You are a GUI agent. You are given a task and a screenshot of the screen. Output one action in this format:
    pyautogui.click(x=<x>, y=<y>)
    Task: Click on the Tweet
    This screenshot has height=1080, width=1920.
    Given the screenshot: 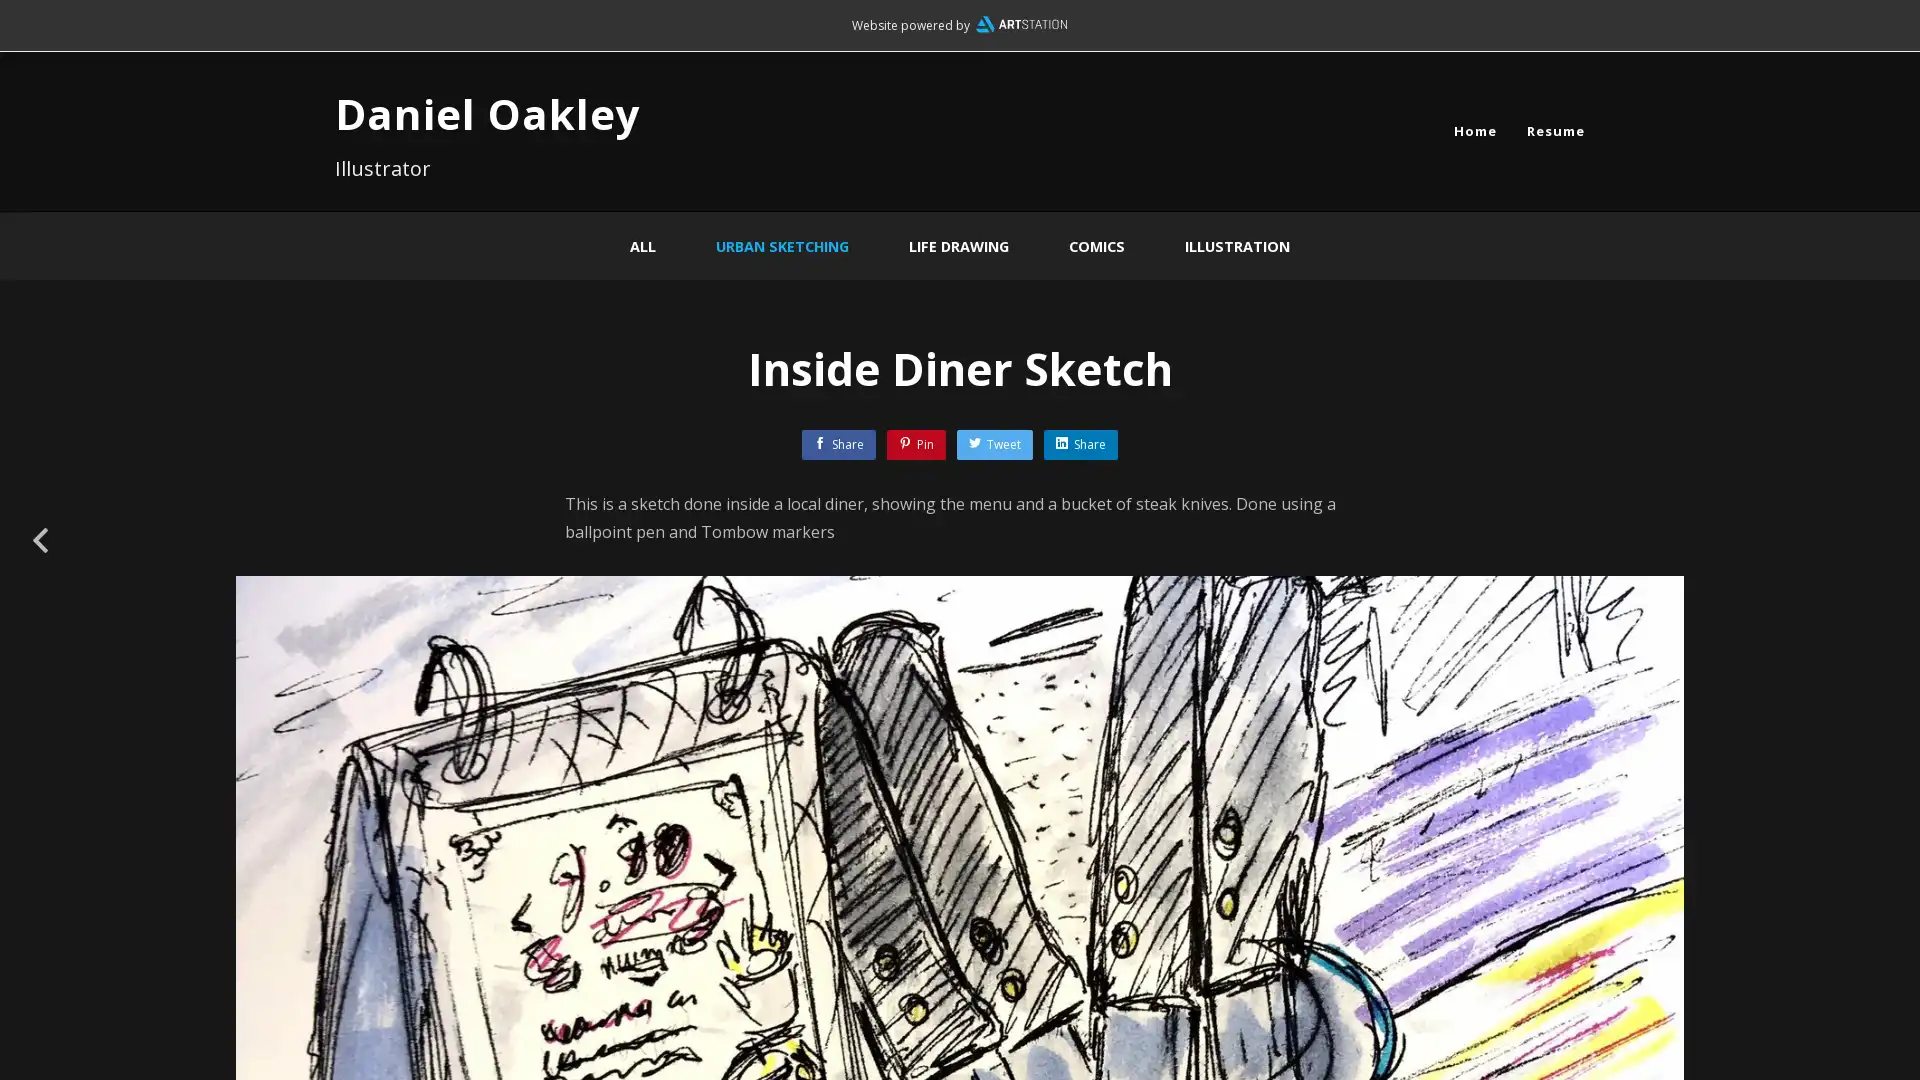 What is the action you would take?
    pyautogui.click(x=994, y=443)
    